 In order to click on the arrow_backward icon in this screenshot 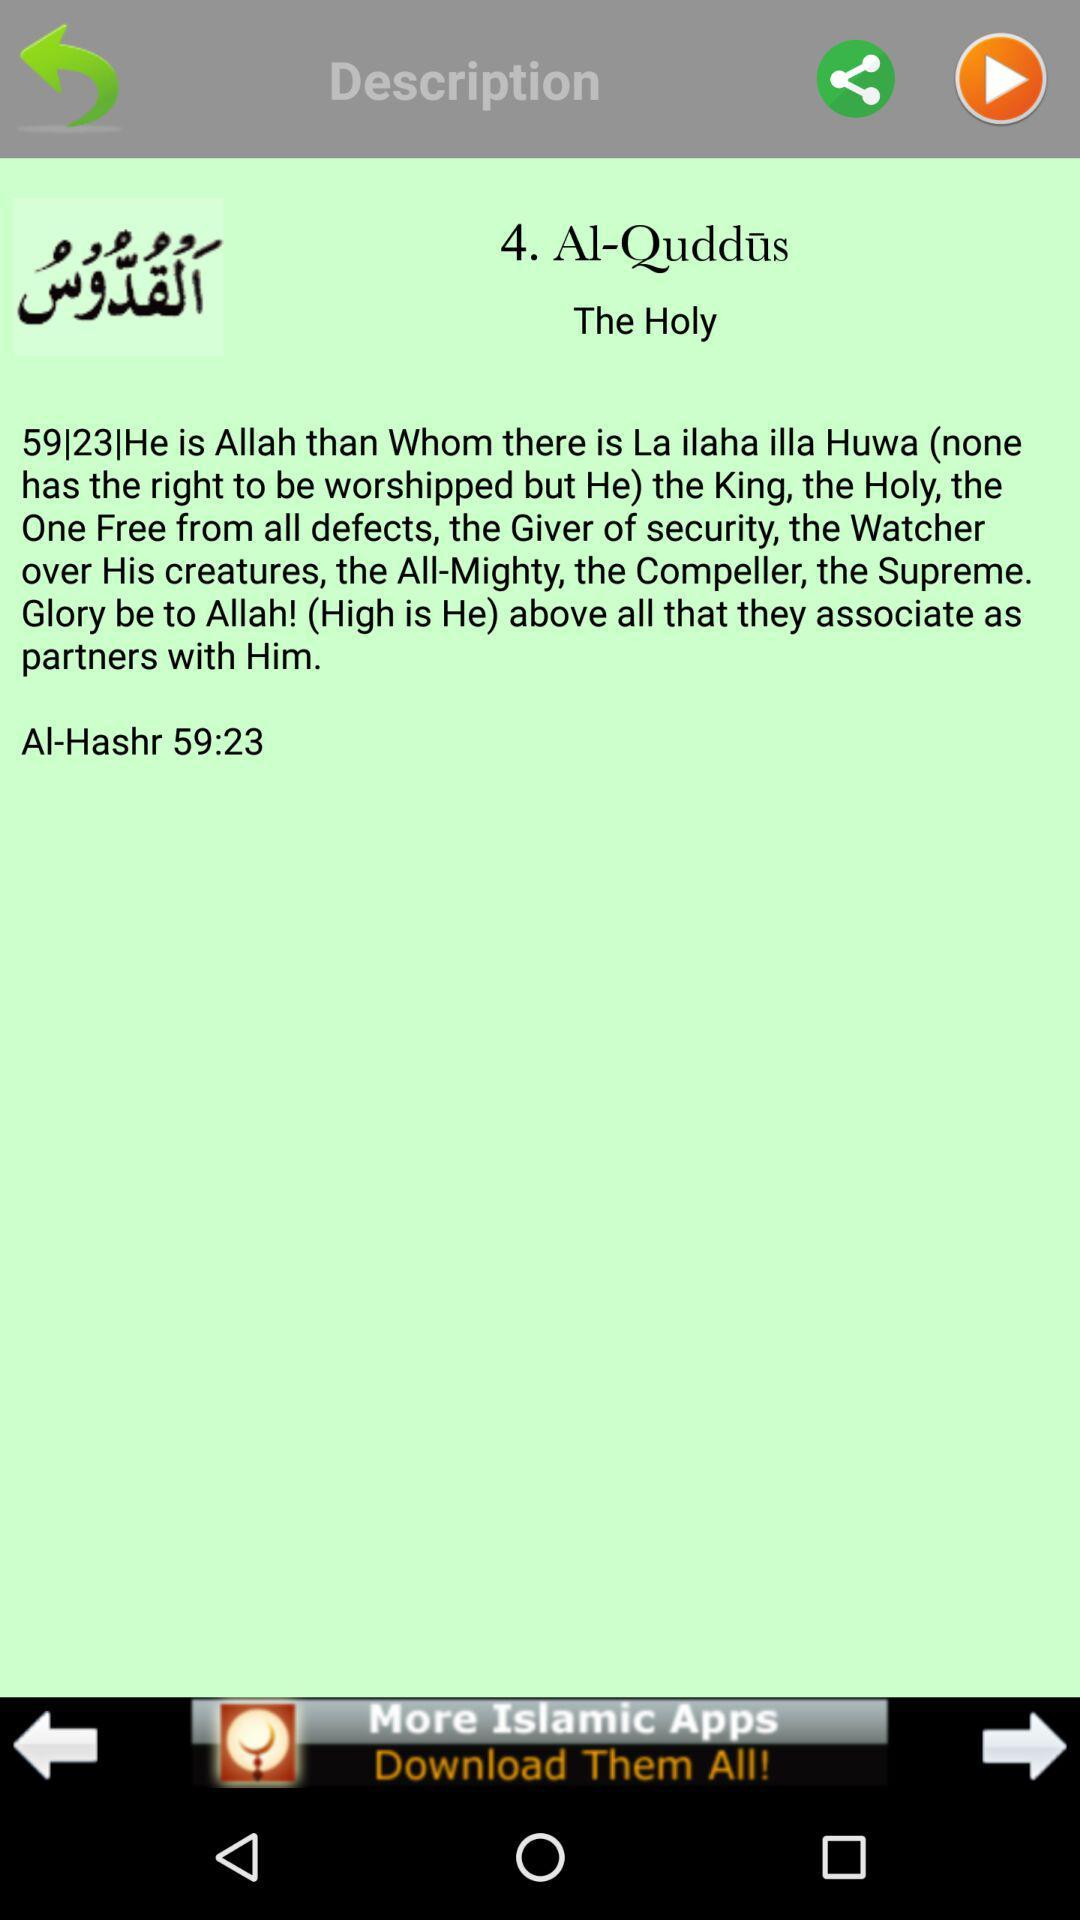, I will do `click(54, 1867)`.